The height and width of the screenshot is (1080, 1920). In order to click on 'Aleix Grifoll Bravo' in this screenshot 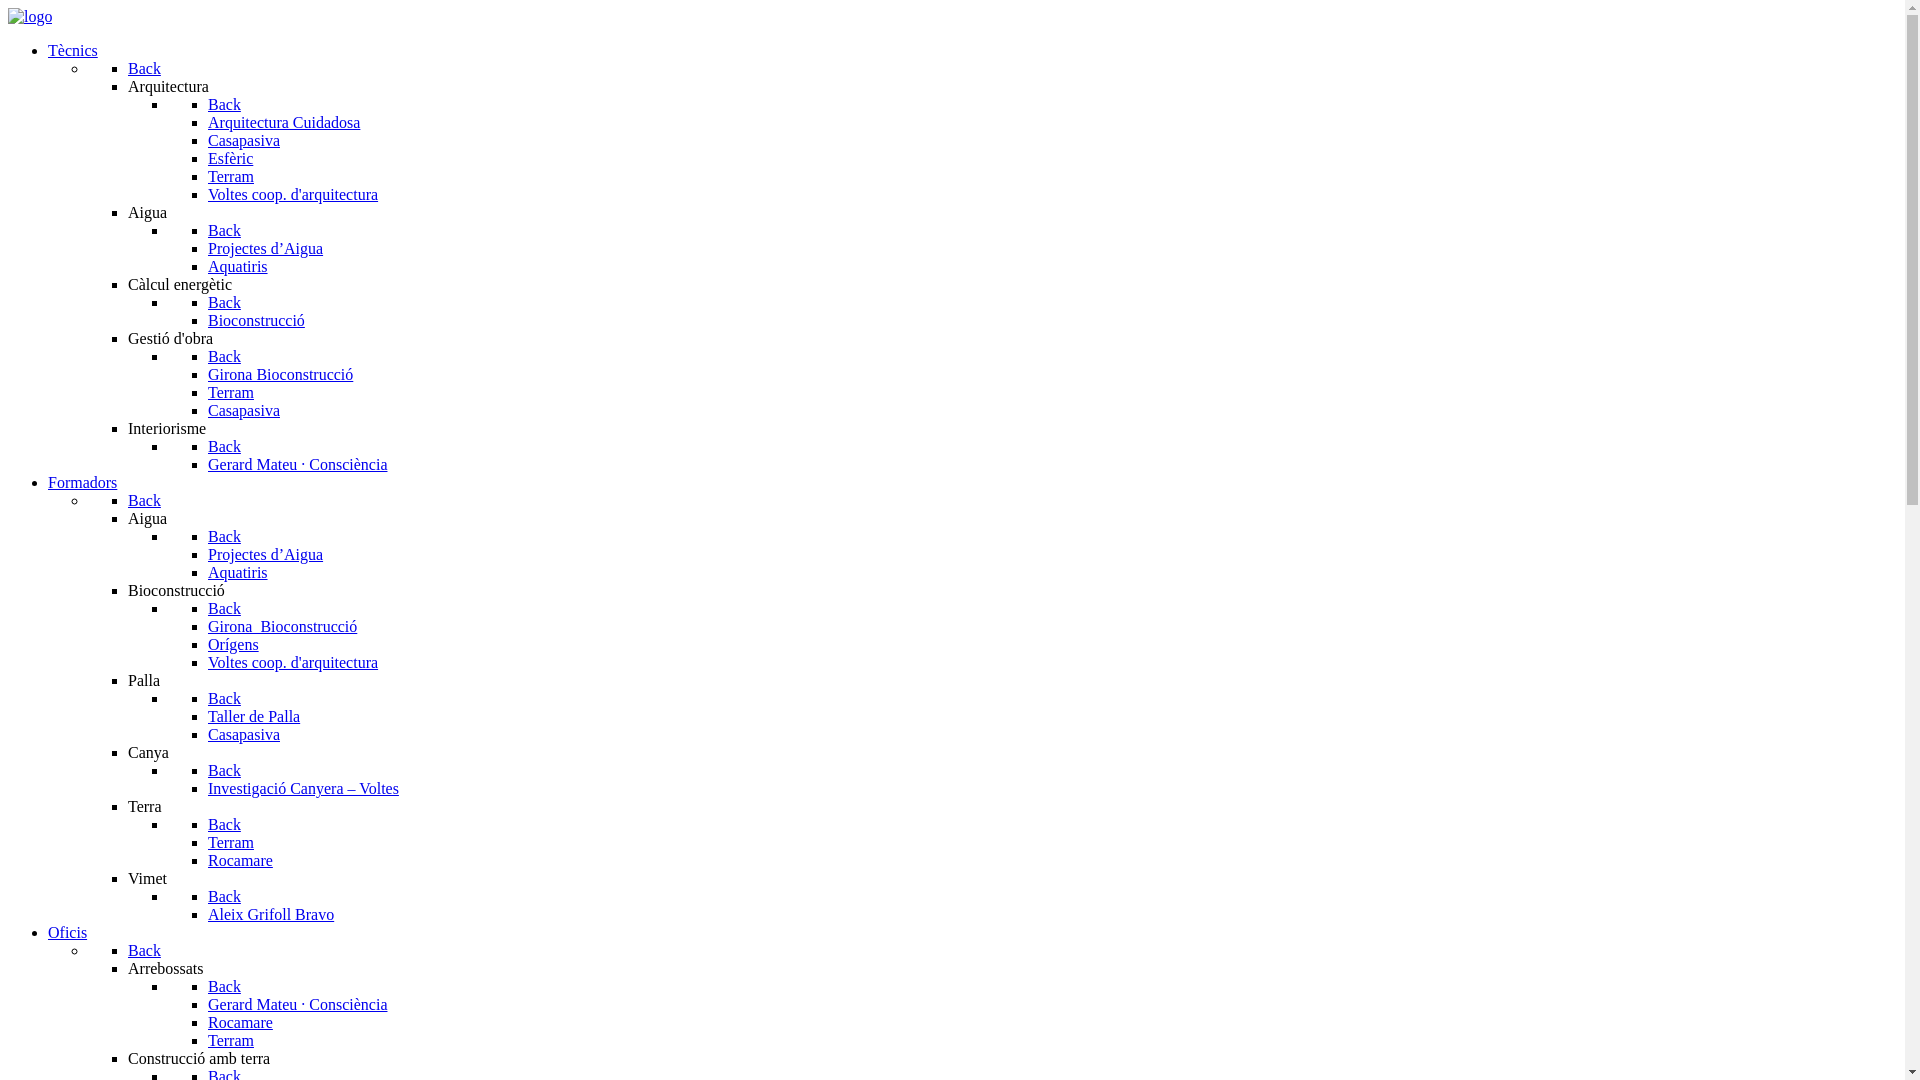, I will do `click(269, 914)`.